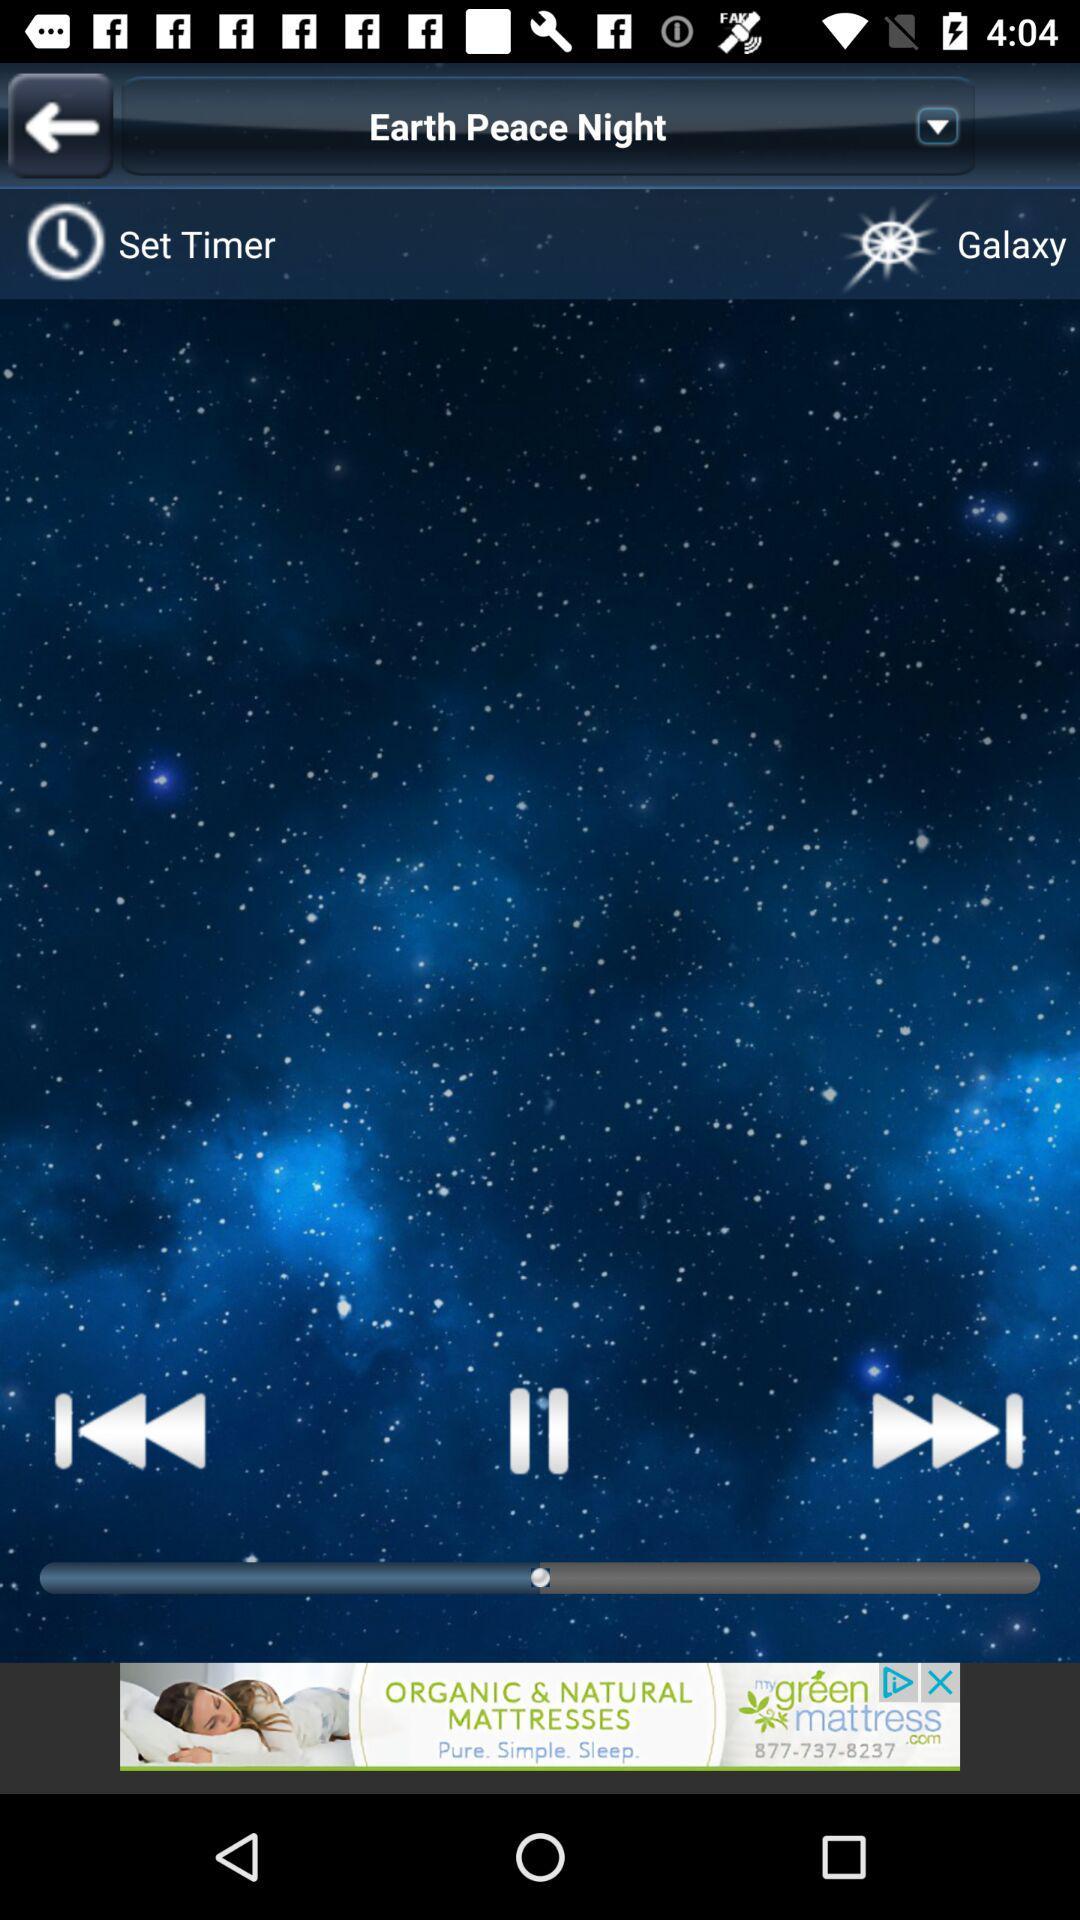 Image resolution: width=1080 pixels, height=1920 pixels. I want to click on next button, so click(947, 1429).